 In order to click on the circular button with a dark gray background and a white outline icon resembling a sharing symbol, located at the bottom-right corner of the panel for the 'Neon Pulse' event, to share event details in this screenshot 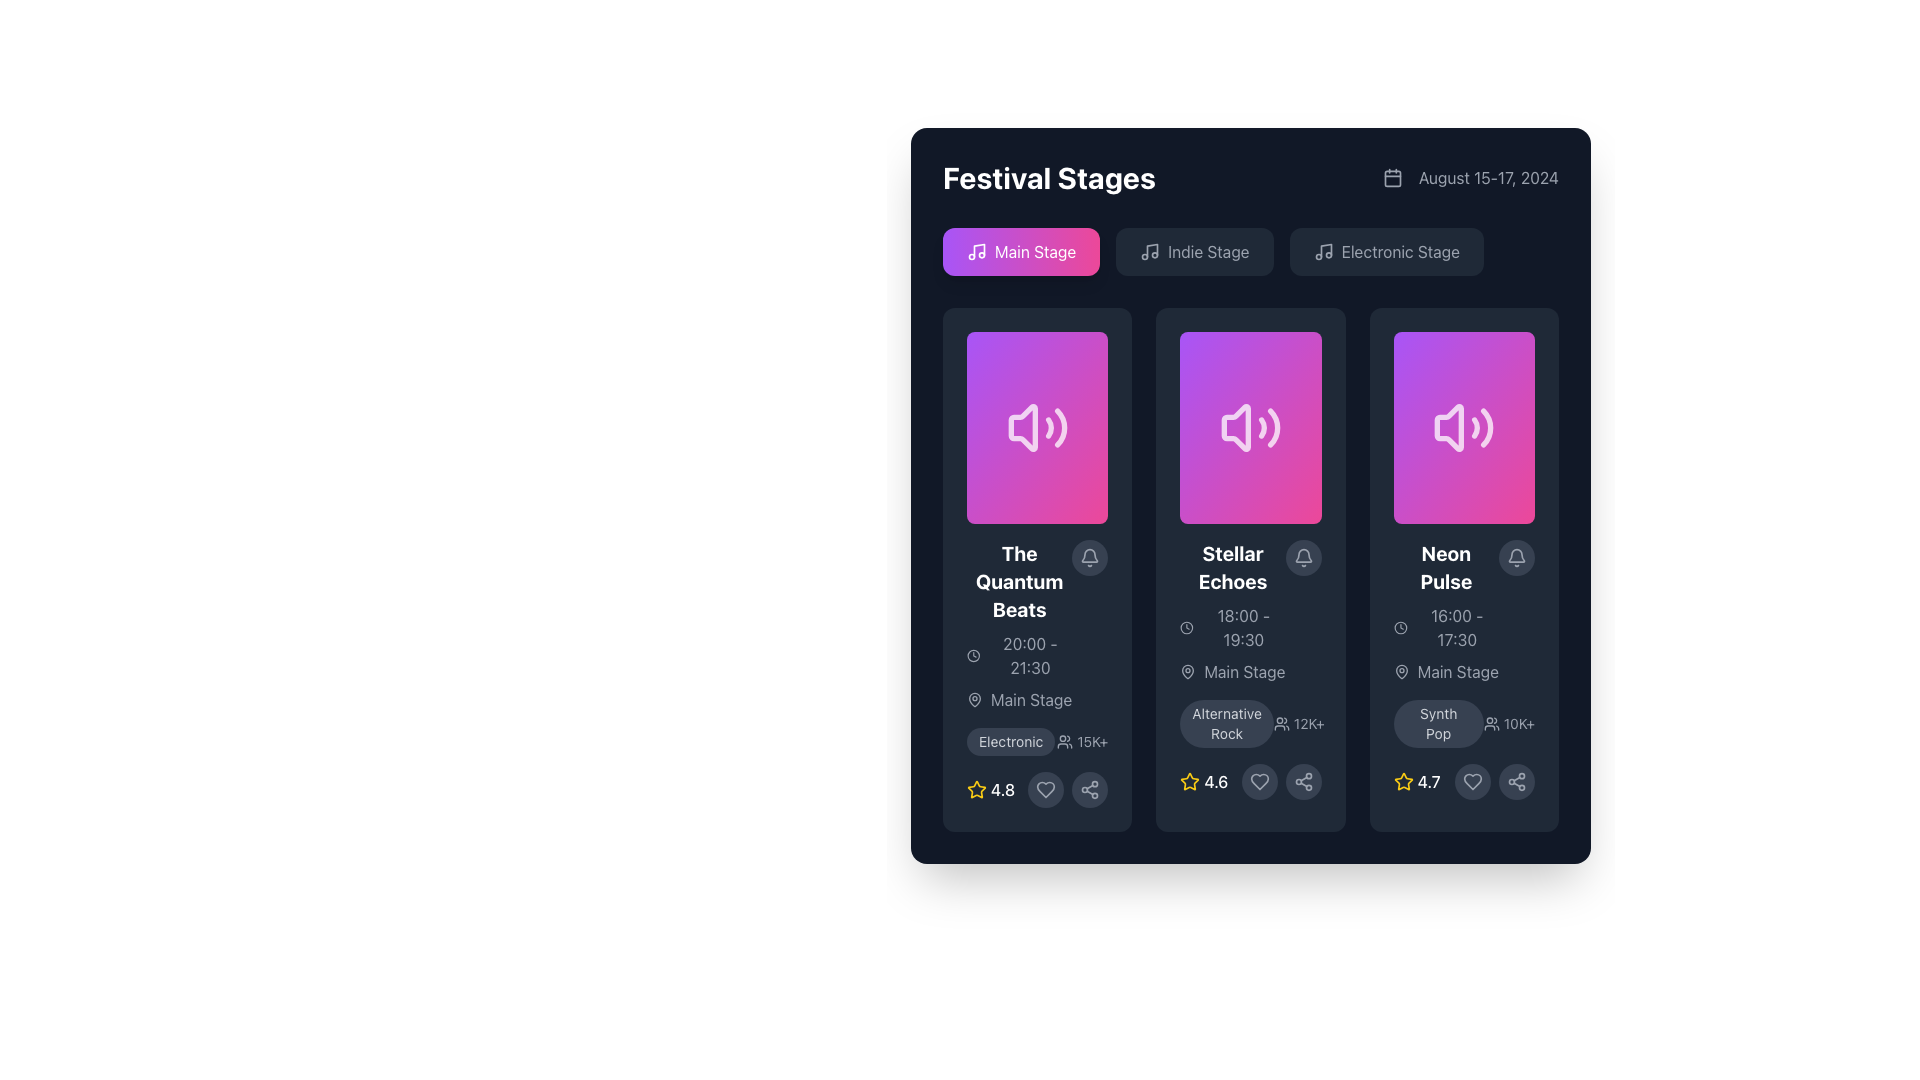, I will do `click(1516, 781)`.